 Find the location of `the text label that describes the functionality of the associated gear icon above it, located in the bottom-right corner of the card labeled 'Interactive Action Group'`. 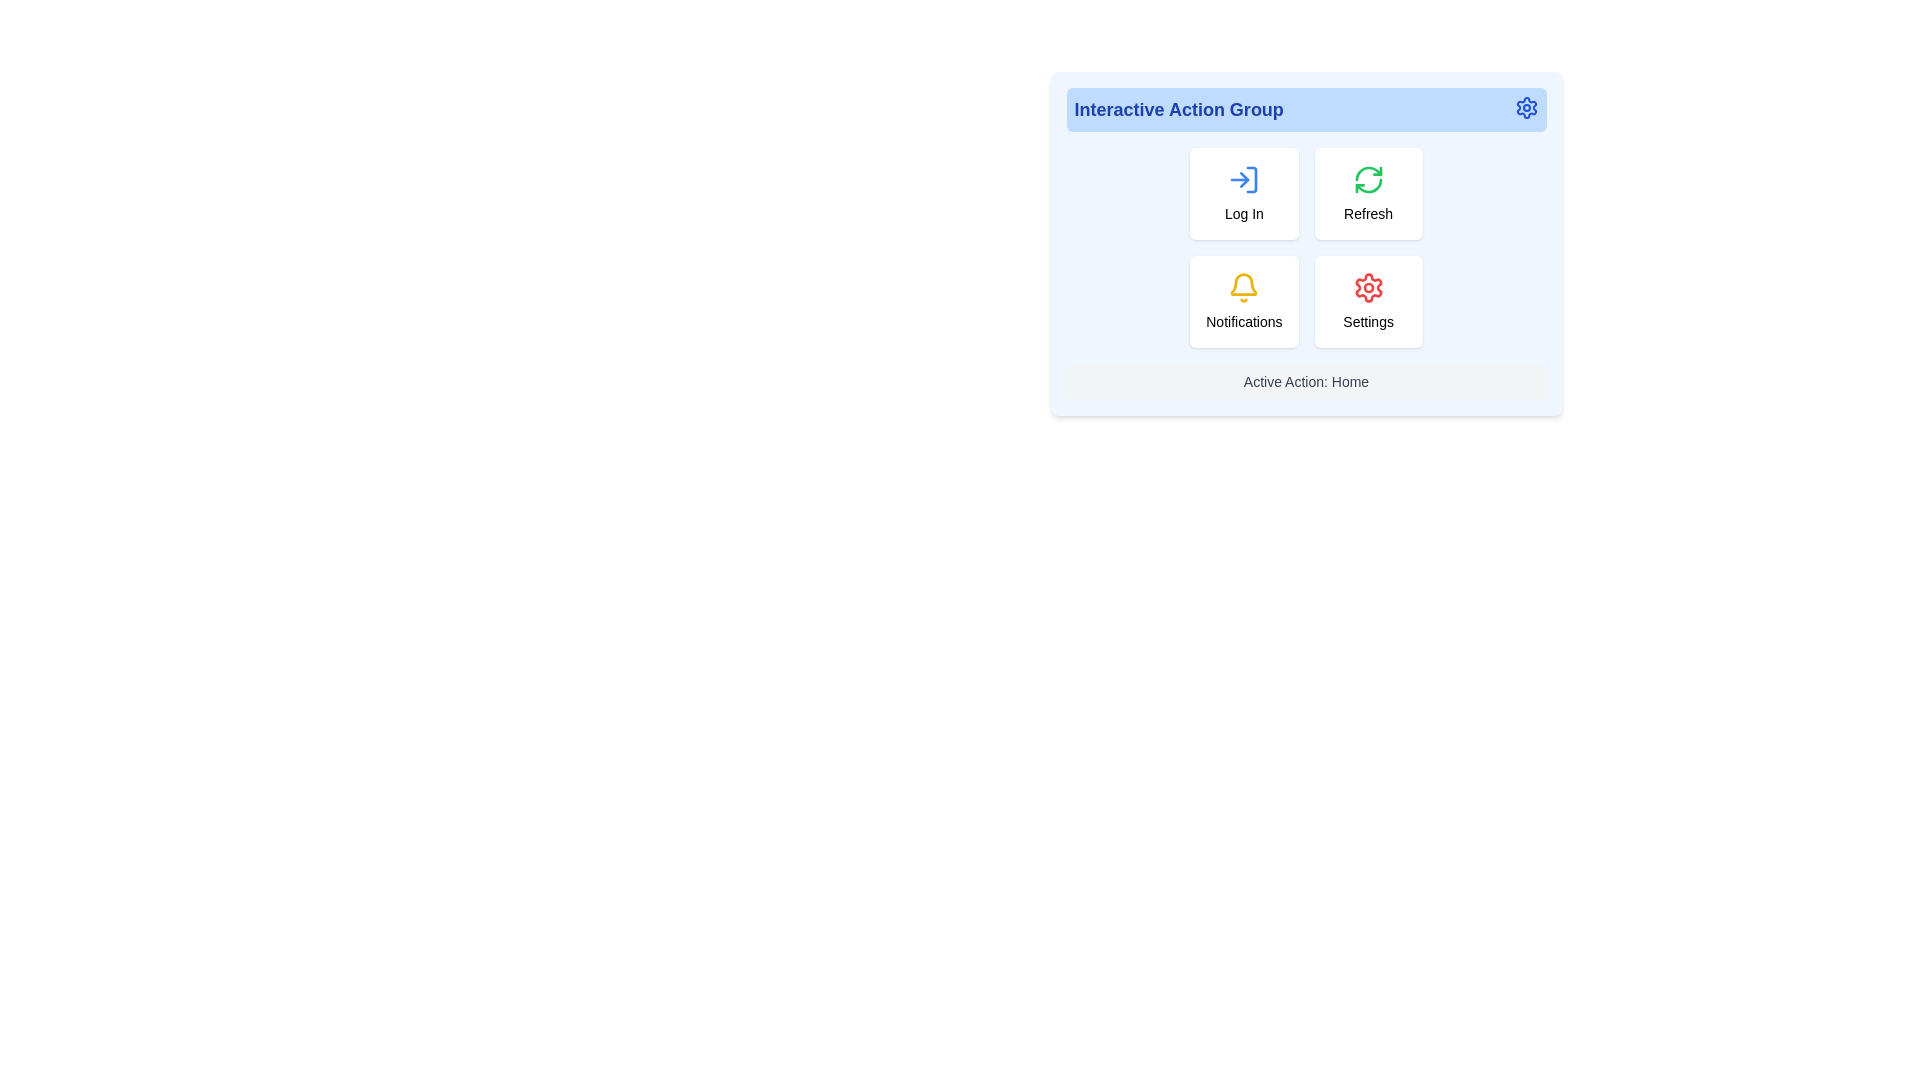

the text label that describes the functionality of the associated gear icon above it, located in the bottom-right corner of the card labeled 'Interactive Action Group' is located at coordinates (1367, 320).